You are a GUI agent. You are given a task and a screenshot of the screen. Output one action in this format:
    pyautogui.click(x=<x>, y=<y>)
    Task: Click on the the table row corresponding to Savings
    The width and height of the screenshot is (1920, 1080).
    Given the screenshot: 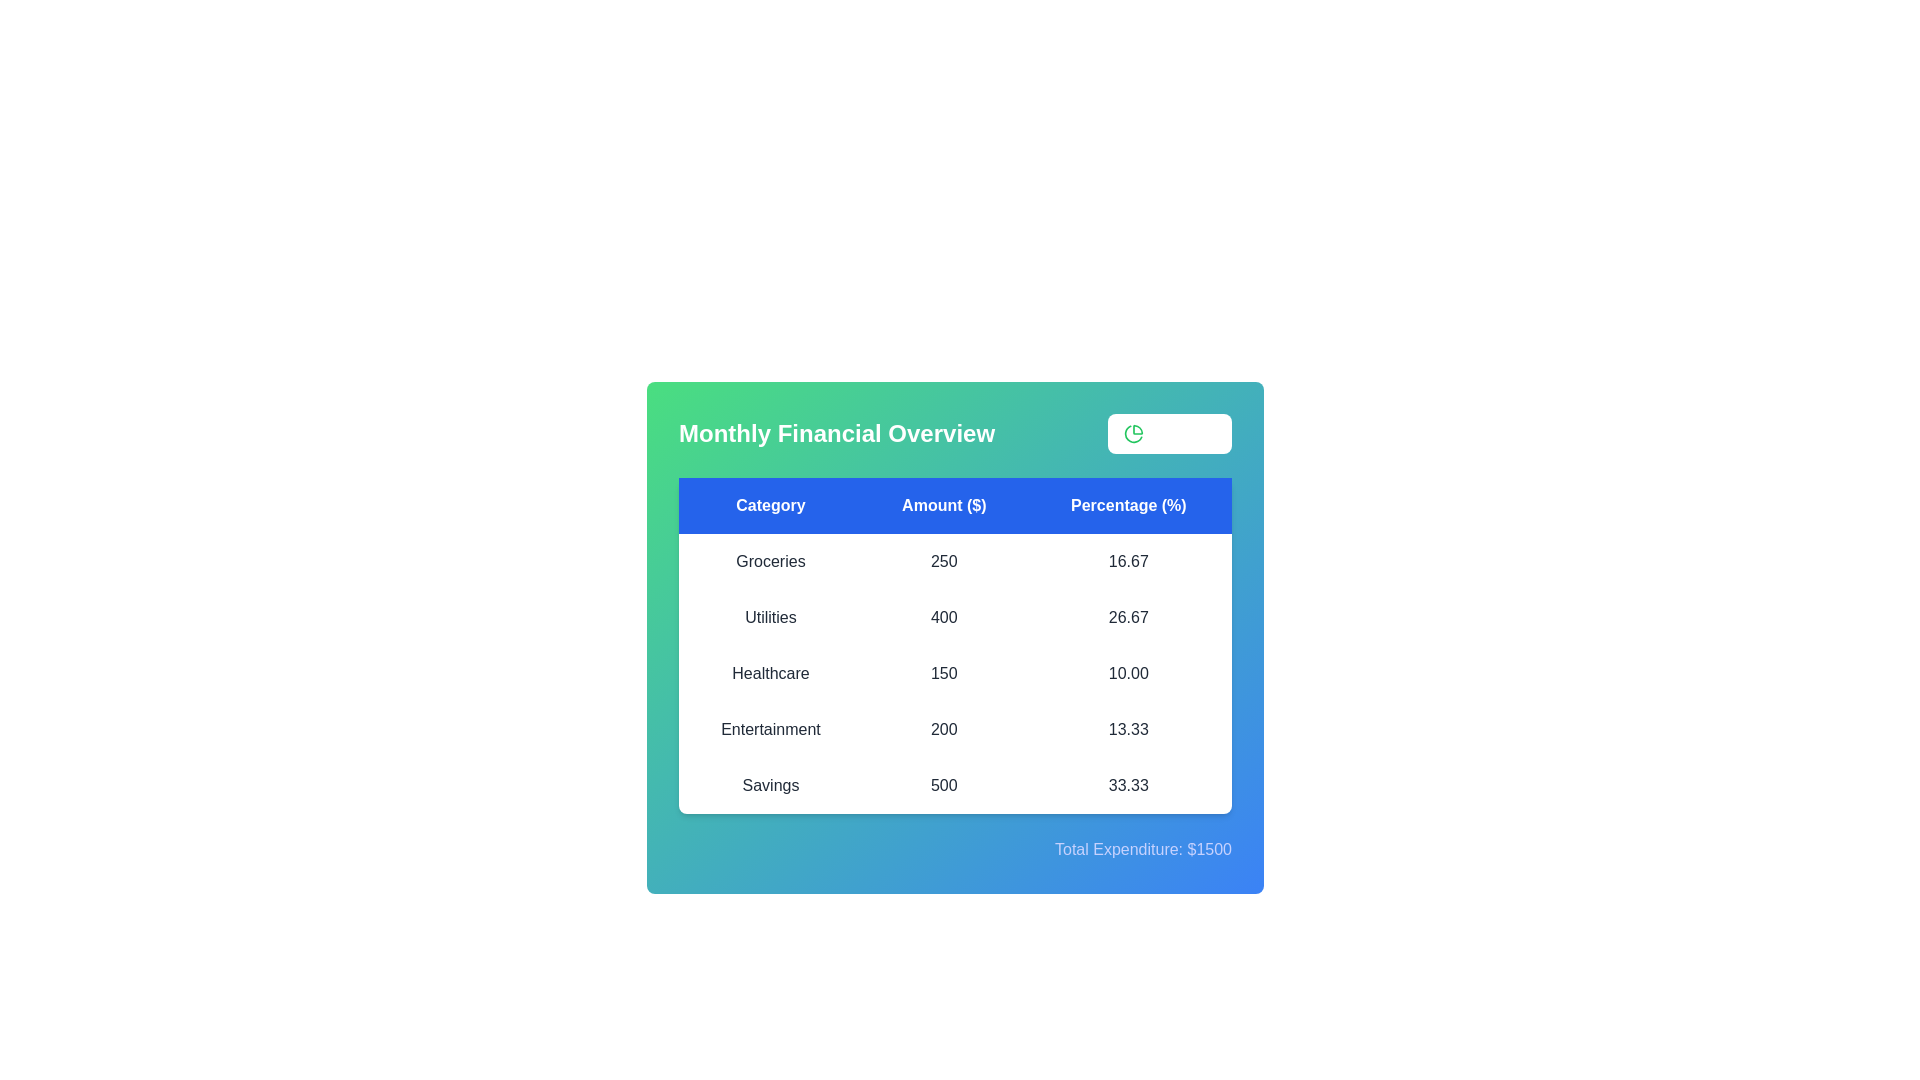 What is the action you would take?
    pyautogui.click(x=954, y=785)
    